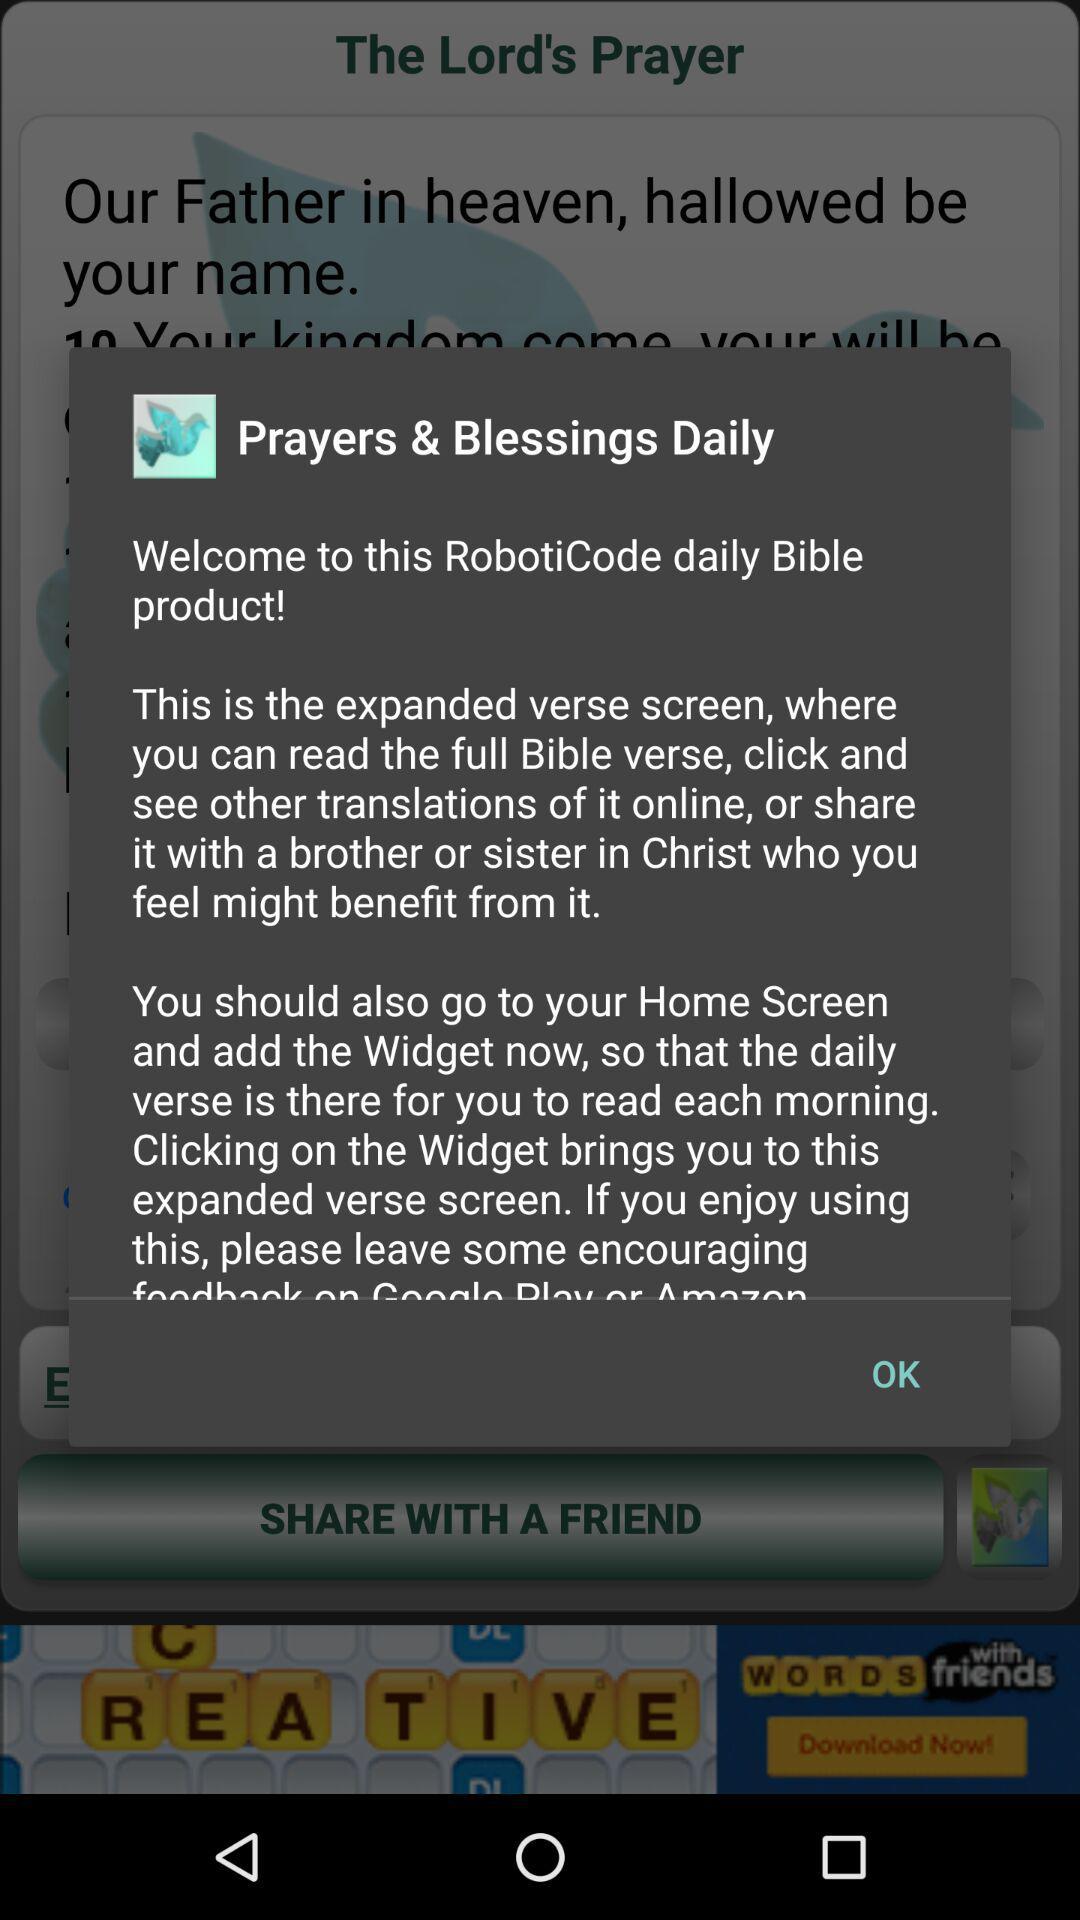 The image size is (1080, 1920). What do you see at coordinates (894, 1372) in the screenshot?
I see `the button at the bottom right corner` at bounding box center [894, 1372].